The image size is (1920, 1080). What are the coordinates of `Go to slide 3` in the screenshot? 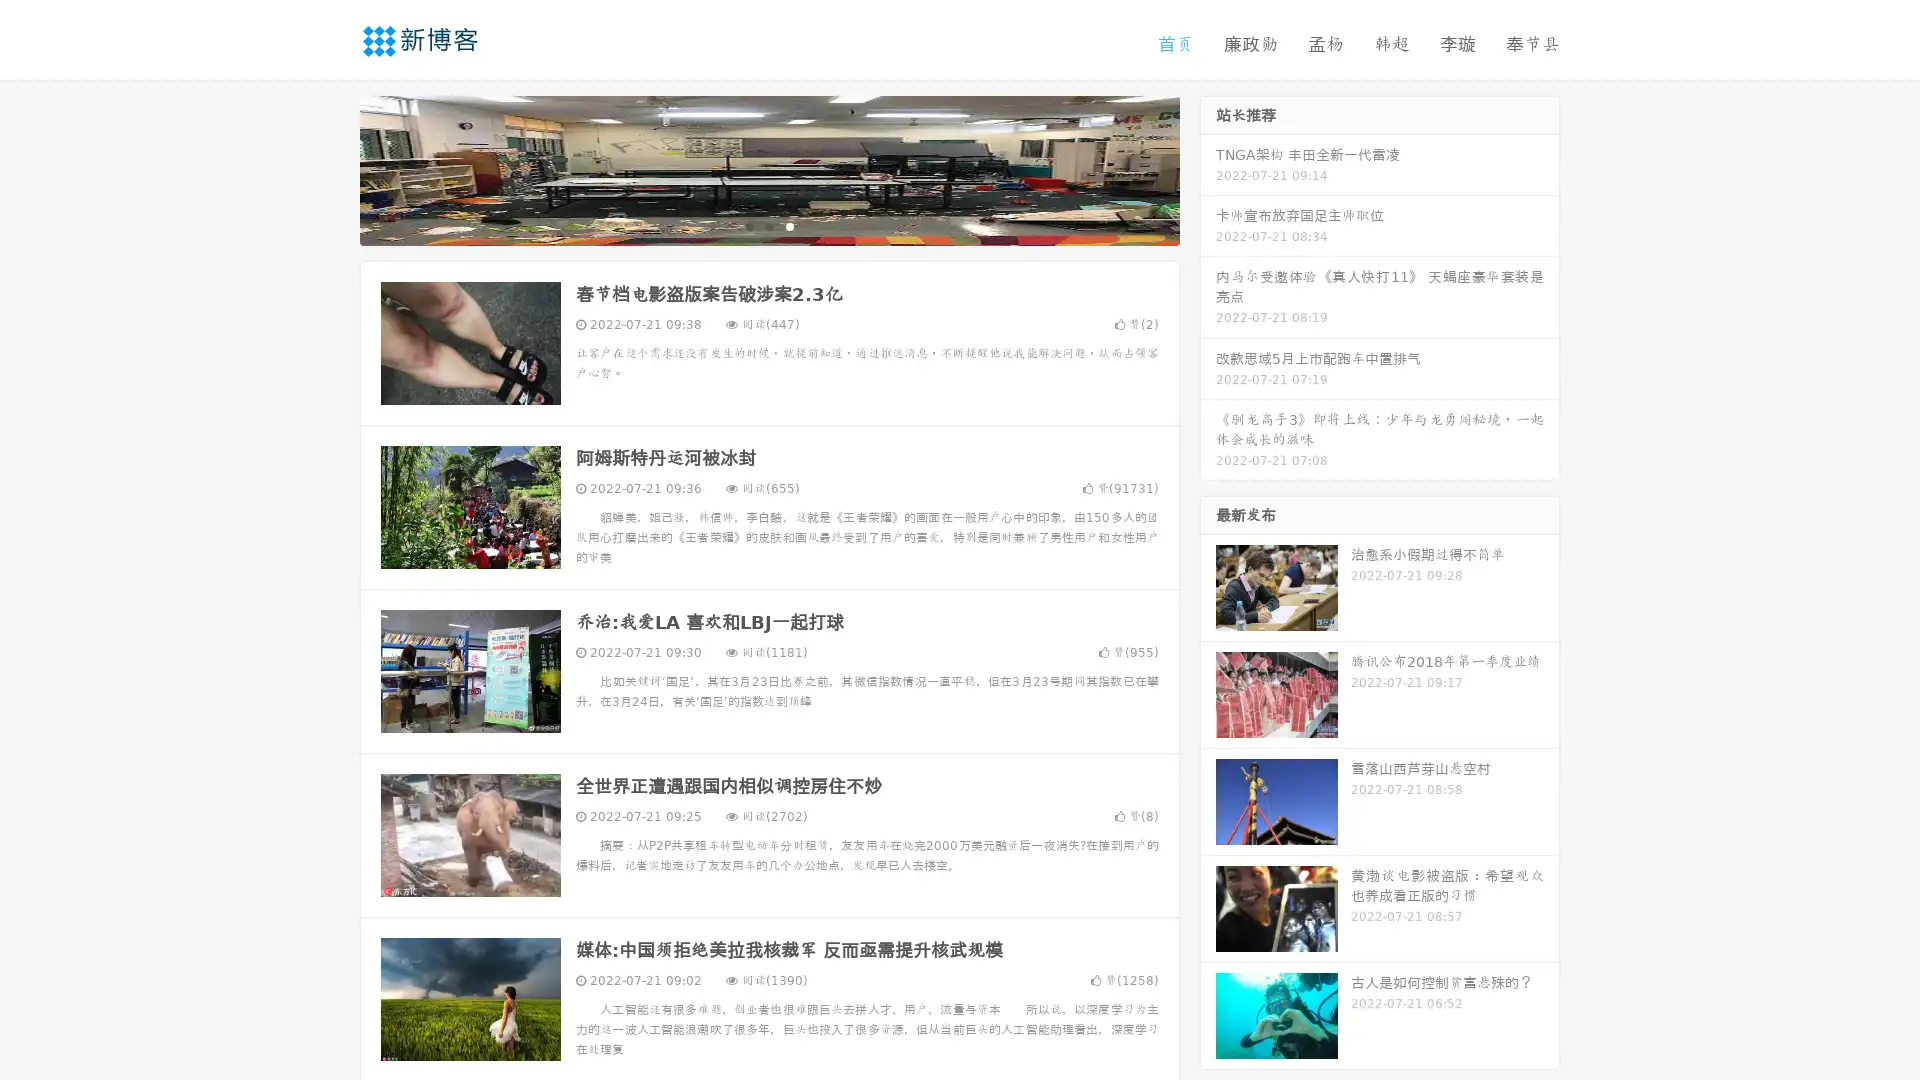 It's located at (789, 225).